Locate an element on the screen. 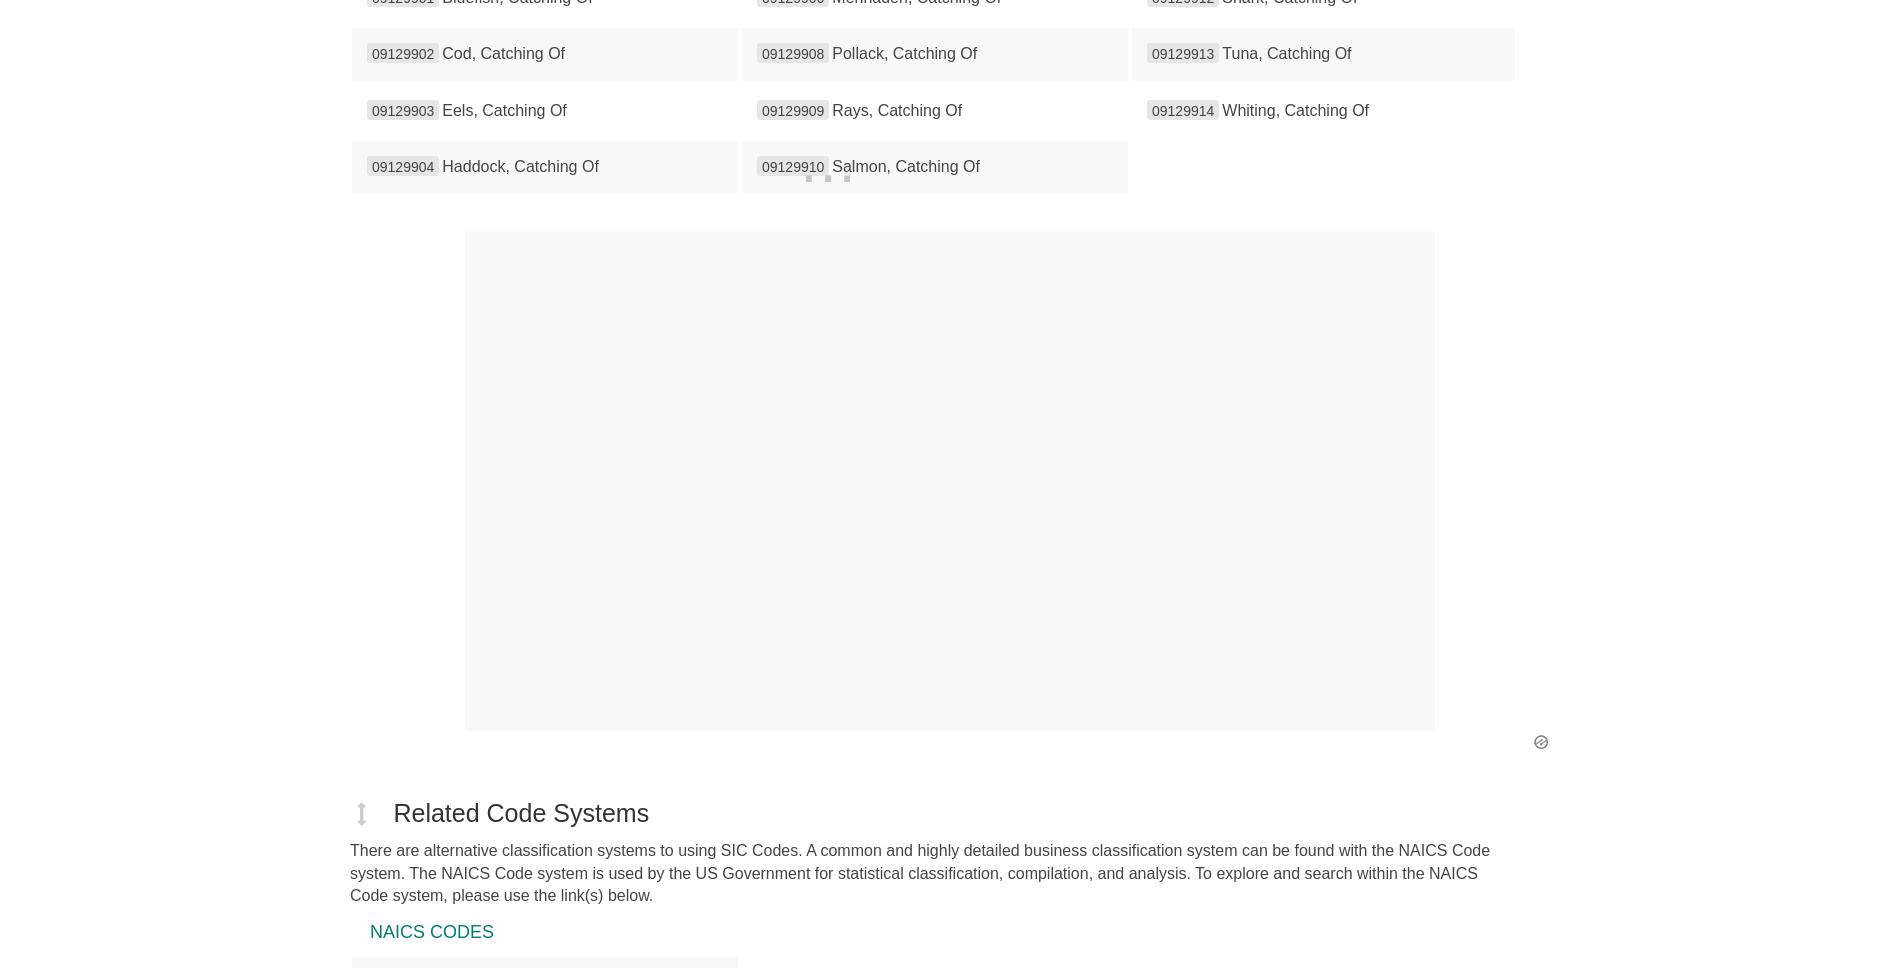 This screenshot has width=1900, height=968. 'Whiting, Catching Of' is located at coordinates (1221, 109).